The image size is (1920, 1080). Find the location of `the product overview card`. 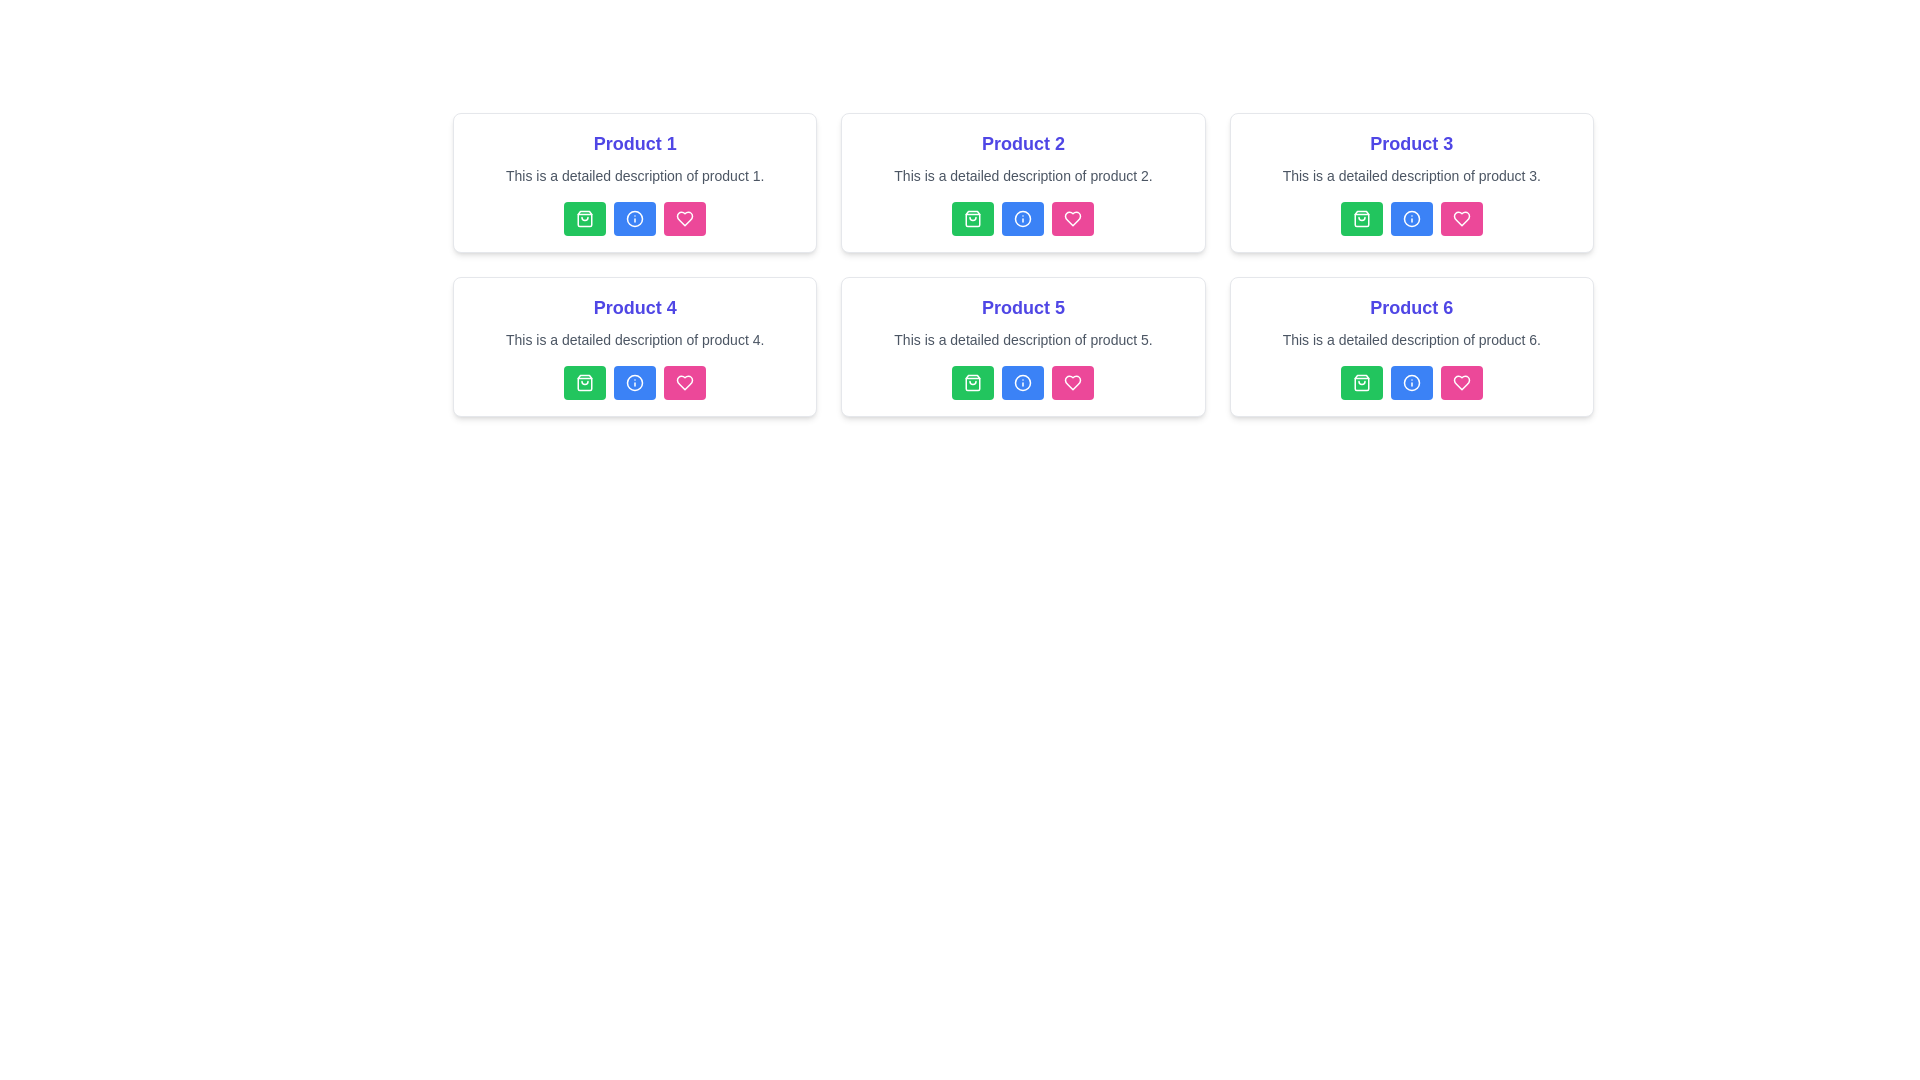

the product overview card is located at coordinates (1410, 346).